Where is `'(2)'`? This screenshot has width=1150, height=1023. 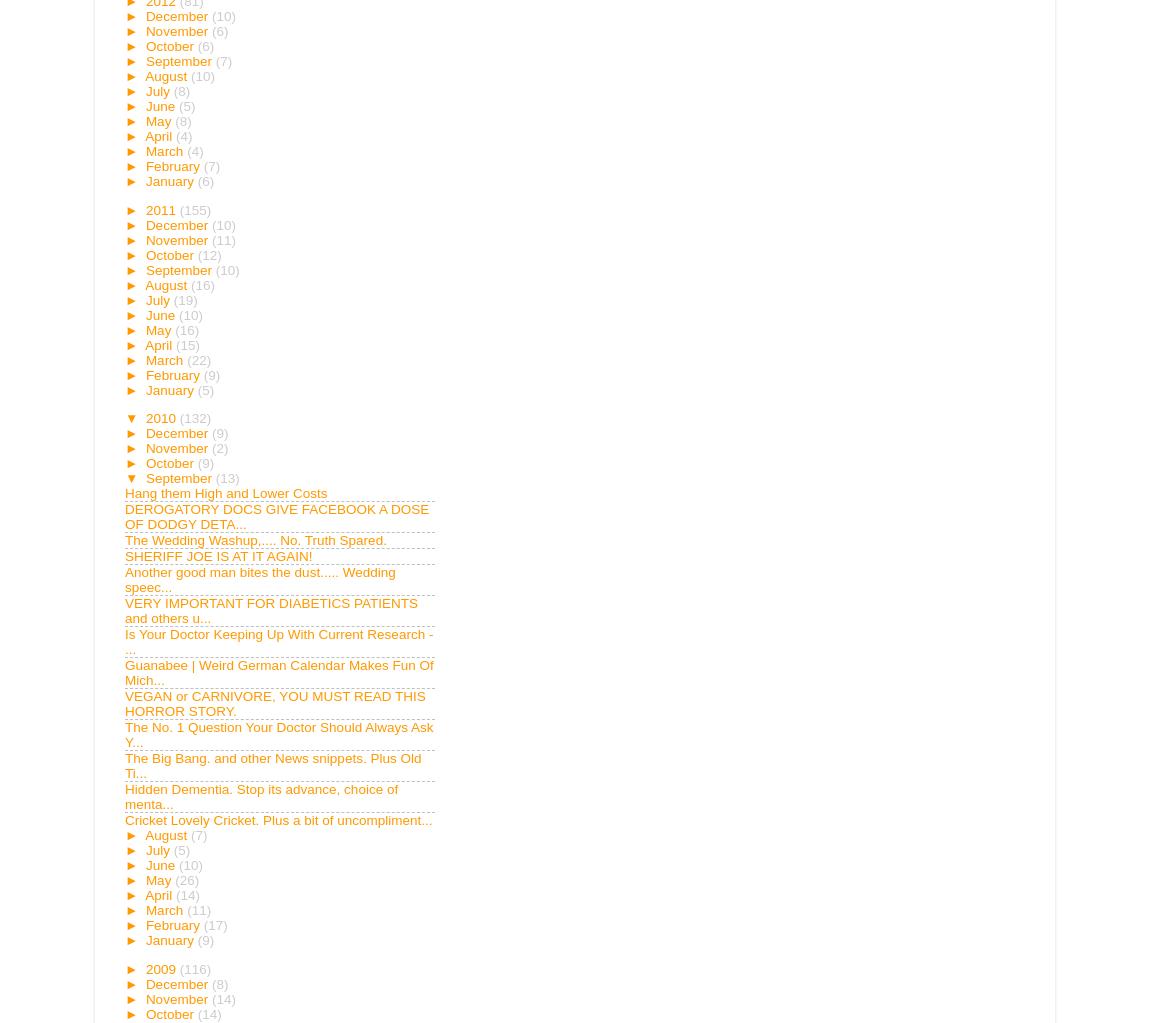 '(2)' is located at coordinates (218, 447).